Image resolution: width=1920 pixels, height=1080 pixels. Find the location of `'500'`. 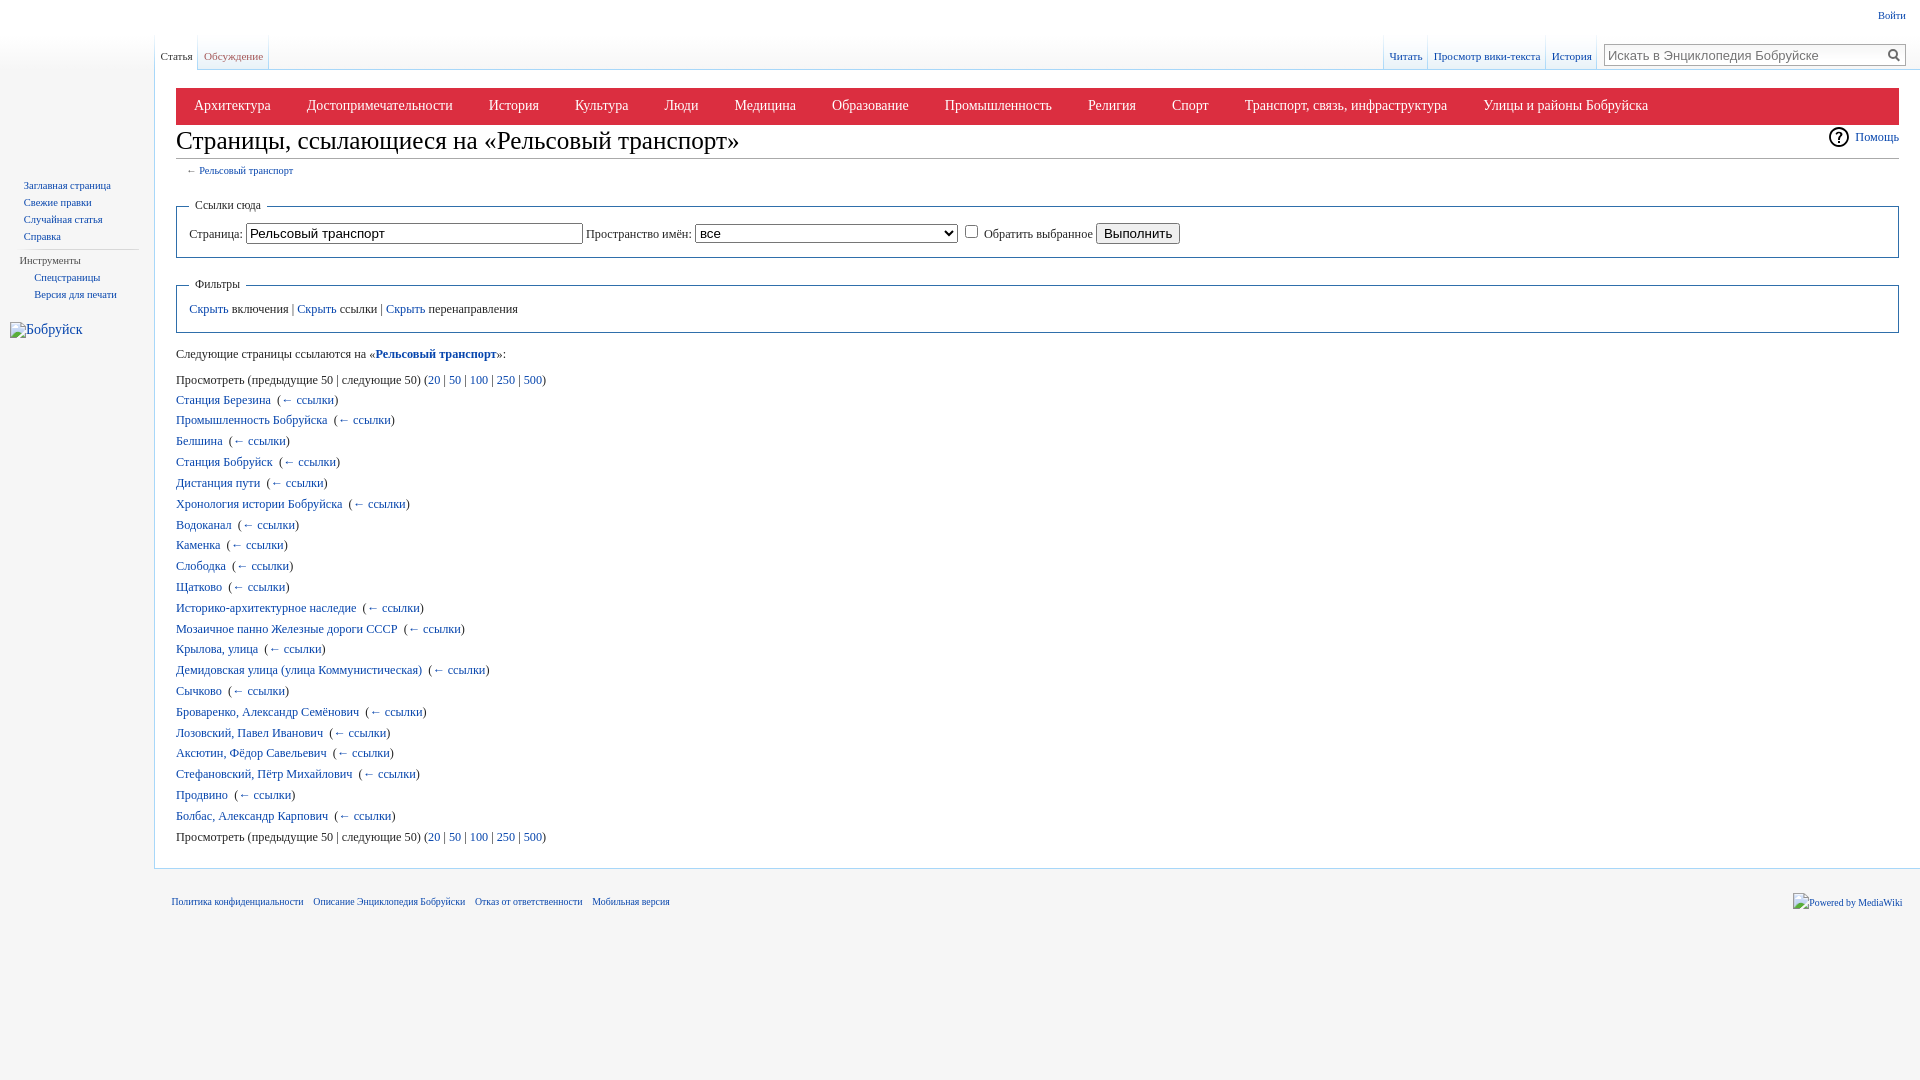

'500' is located at coordinates (532, 380).